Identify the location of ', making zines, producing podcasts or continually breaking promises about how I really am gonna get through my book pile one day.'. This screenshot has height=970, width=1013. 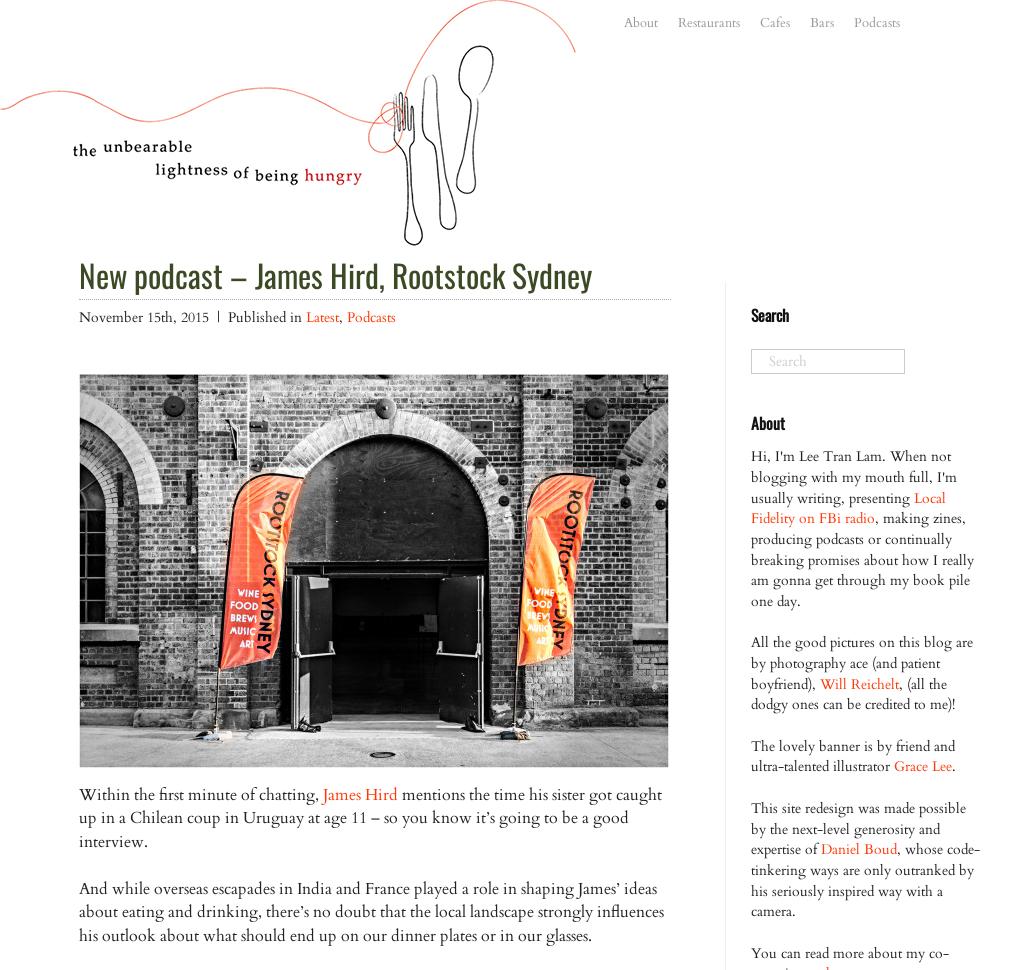
(861, 558).